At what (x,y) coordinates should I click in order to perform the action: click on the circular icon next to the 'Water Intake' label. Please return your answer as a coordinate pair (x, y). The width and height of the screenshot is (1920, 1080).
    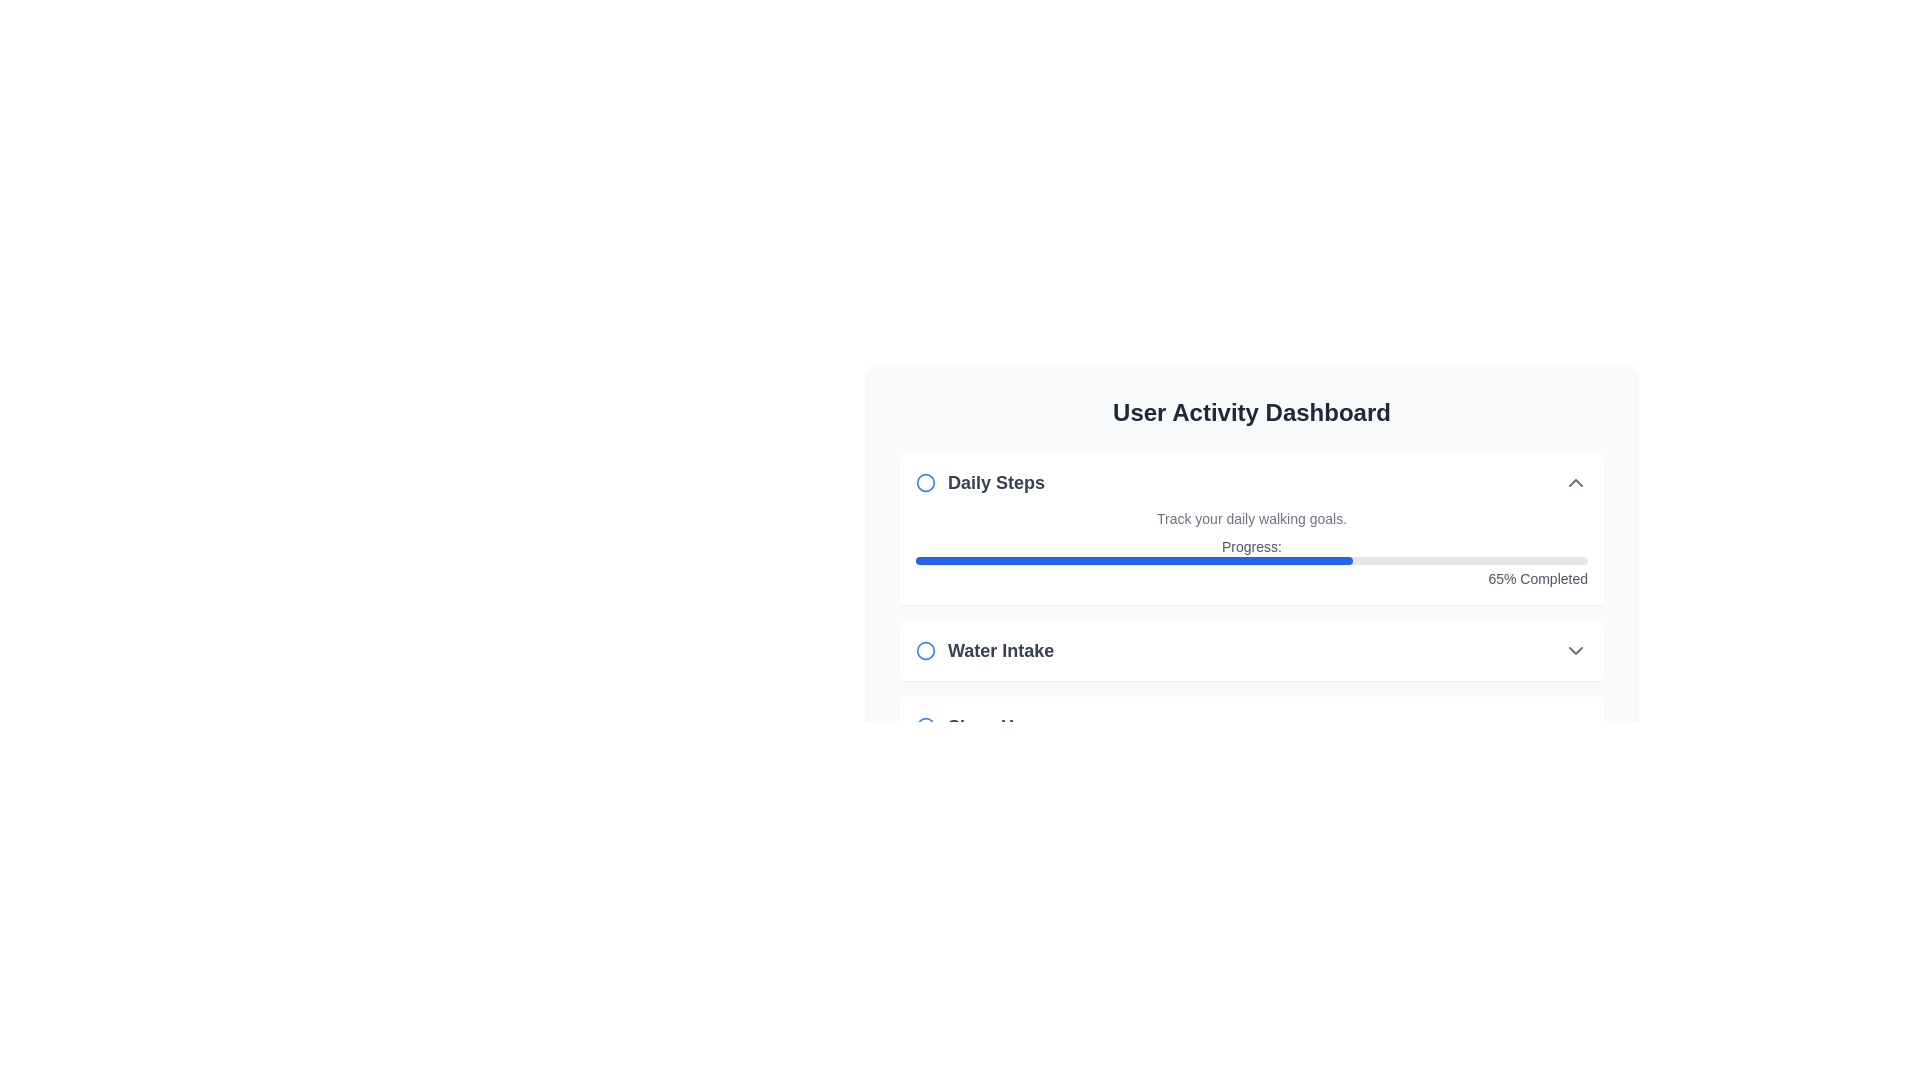
    Looking at the image, I should click on (985, 651).